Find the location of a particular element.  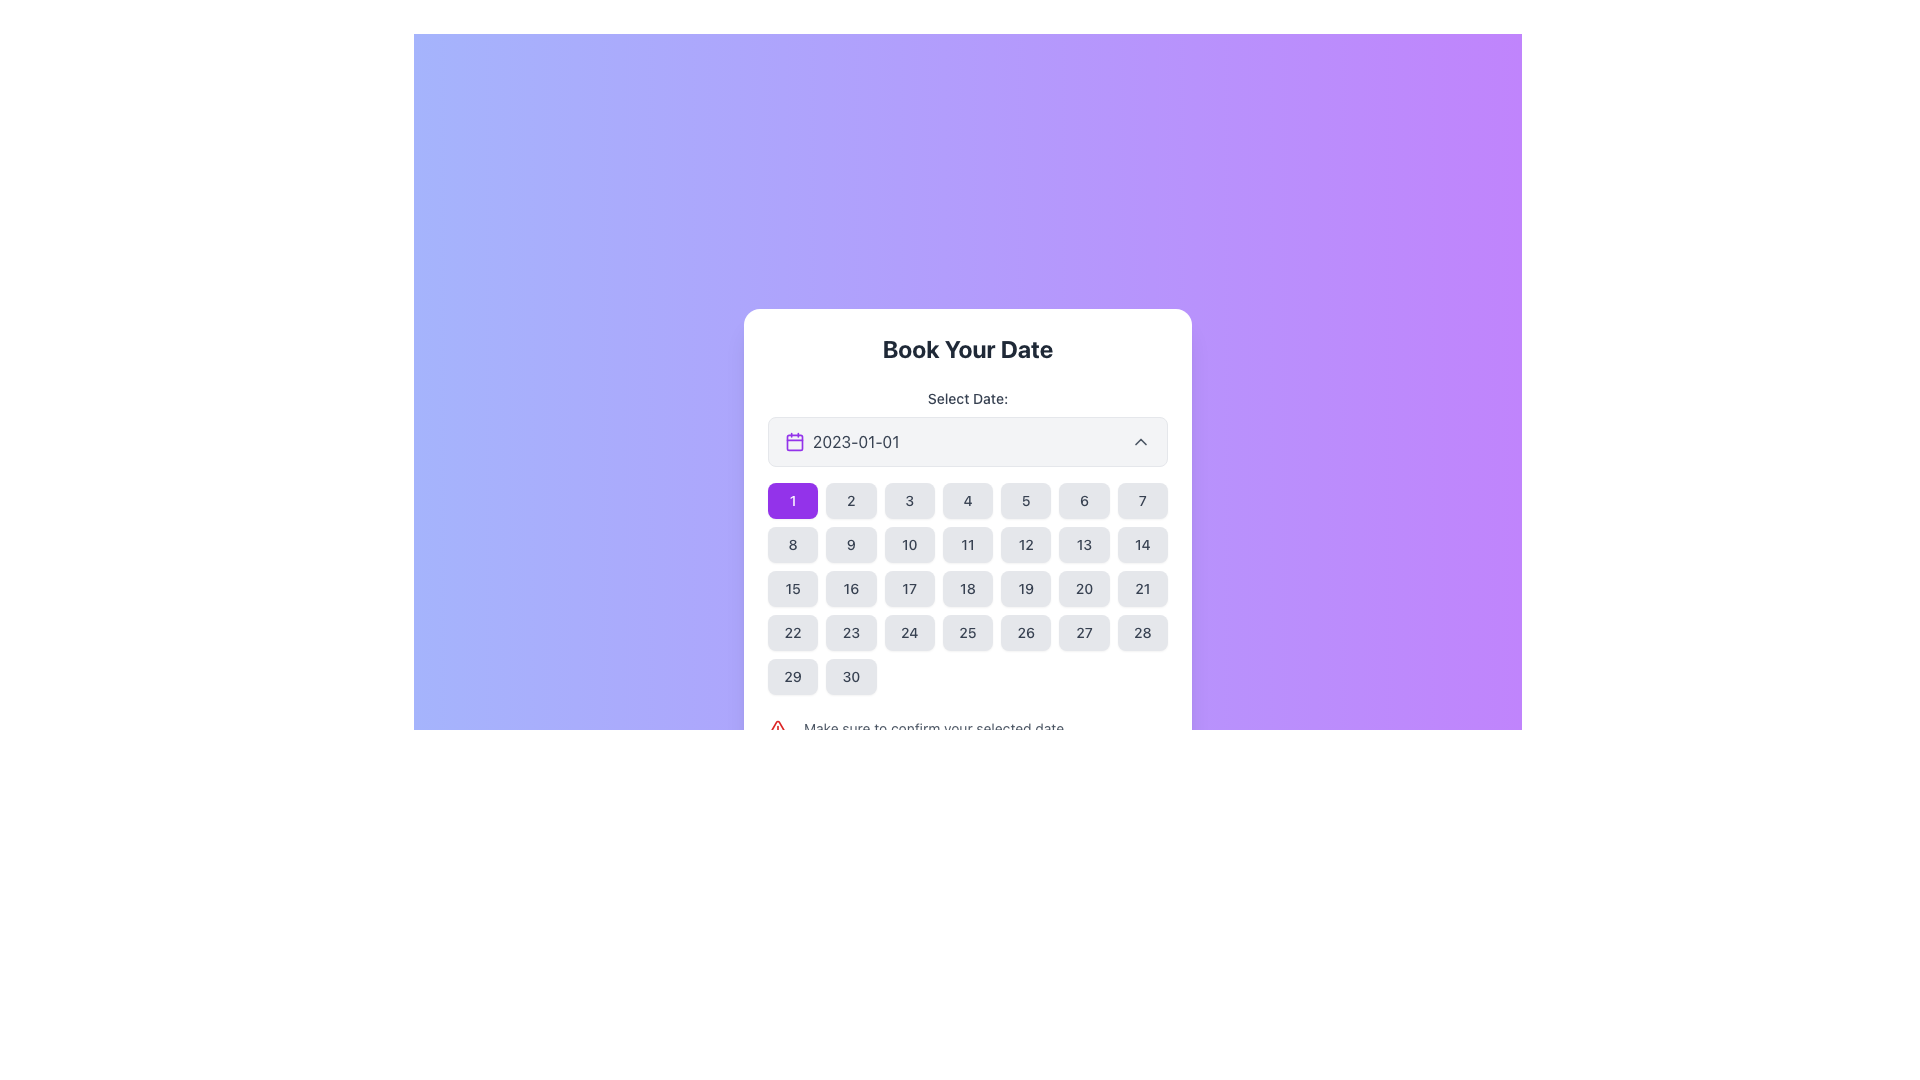

the text label that displays the message 'Make sure to confirm your selected date', which is styled in a small gray font and located next to a caution symbol in the date selection controls is located at coordinates (933, 729).